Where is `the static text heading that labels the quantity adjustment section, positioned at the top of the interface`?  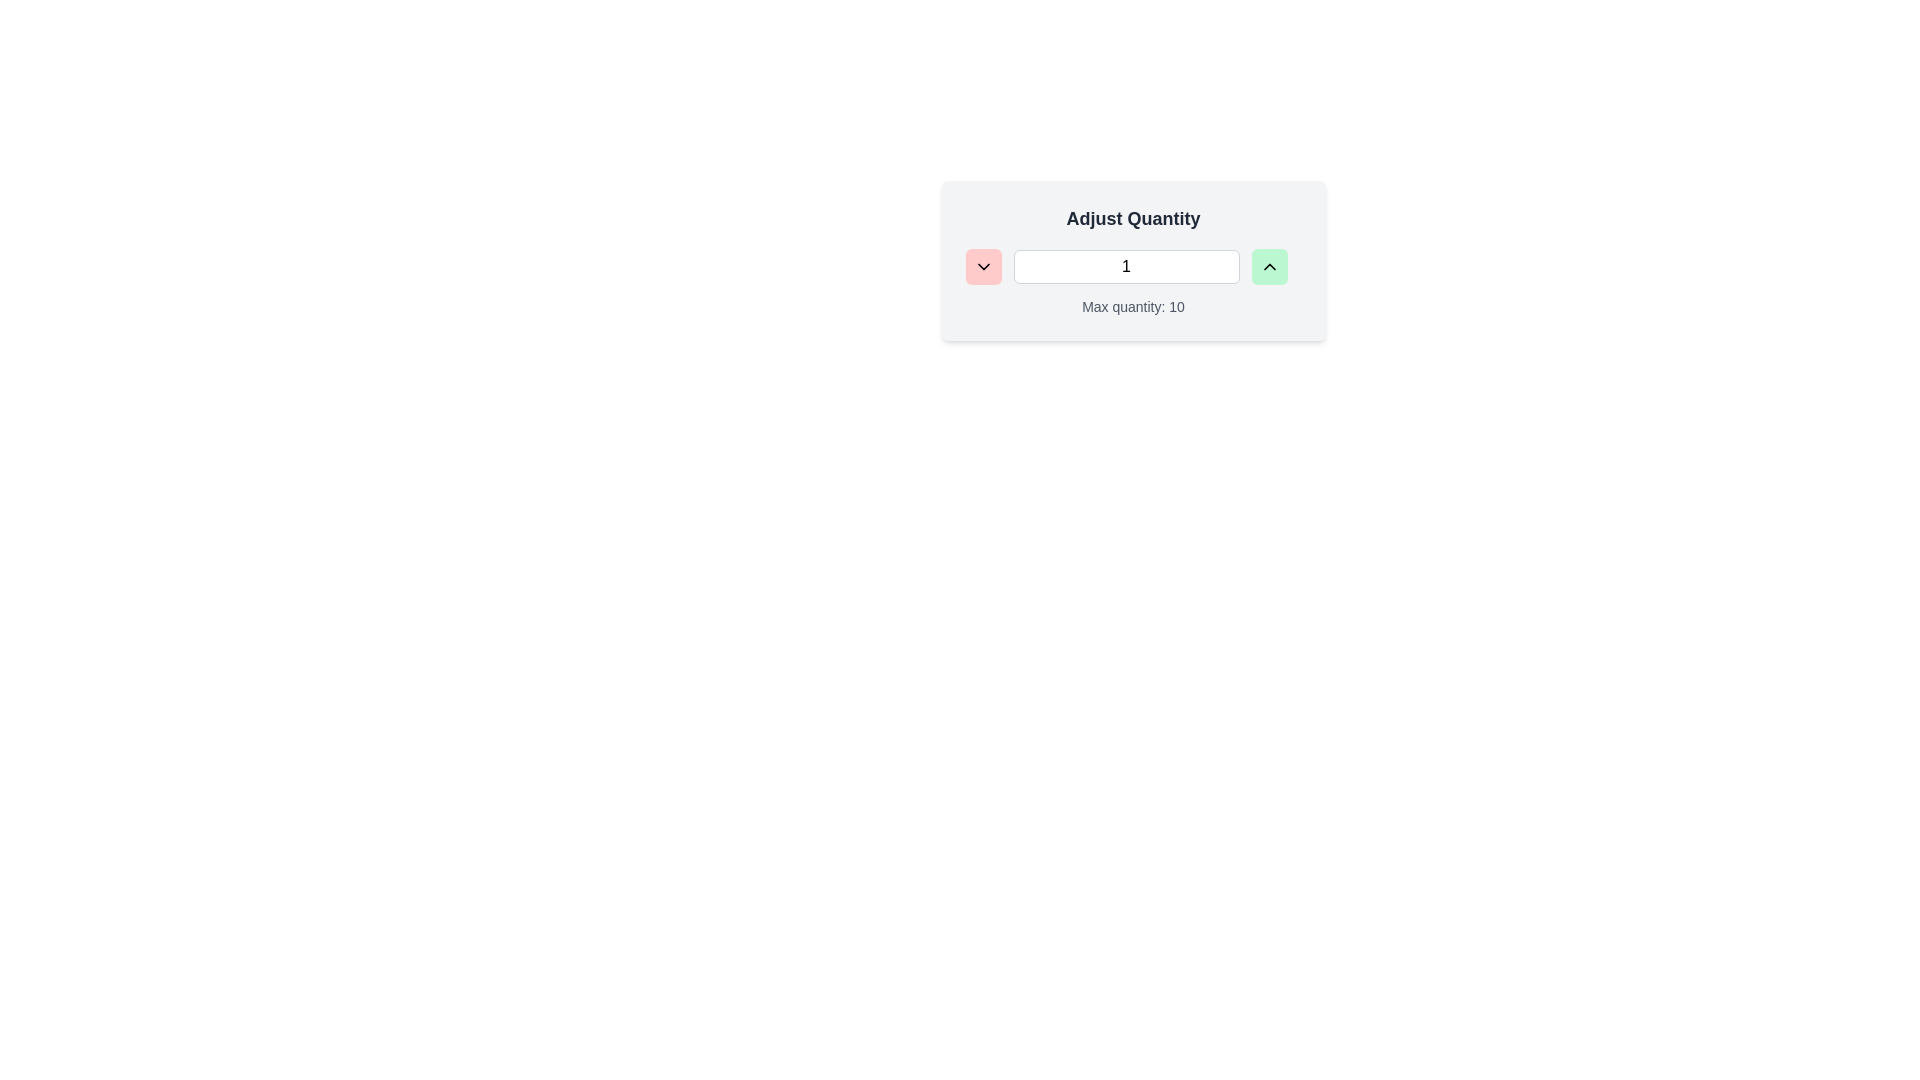 the static text heading that labels the quantity adjustment section, positioned at the top of the interface is located at coordinates (1133, 219).